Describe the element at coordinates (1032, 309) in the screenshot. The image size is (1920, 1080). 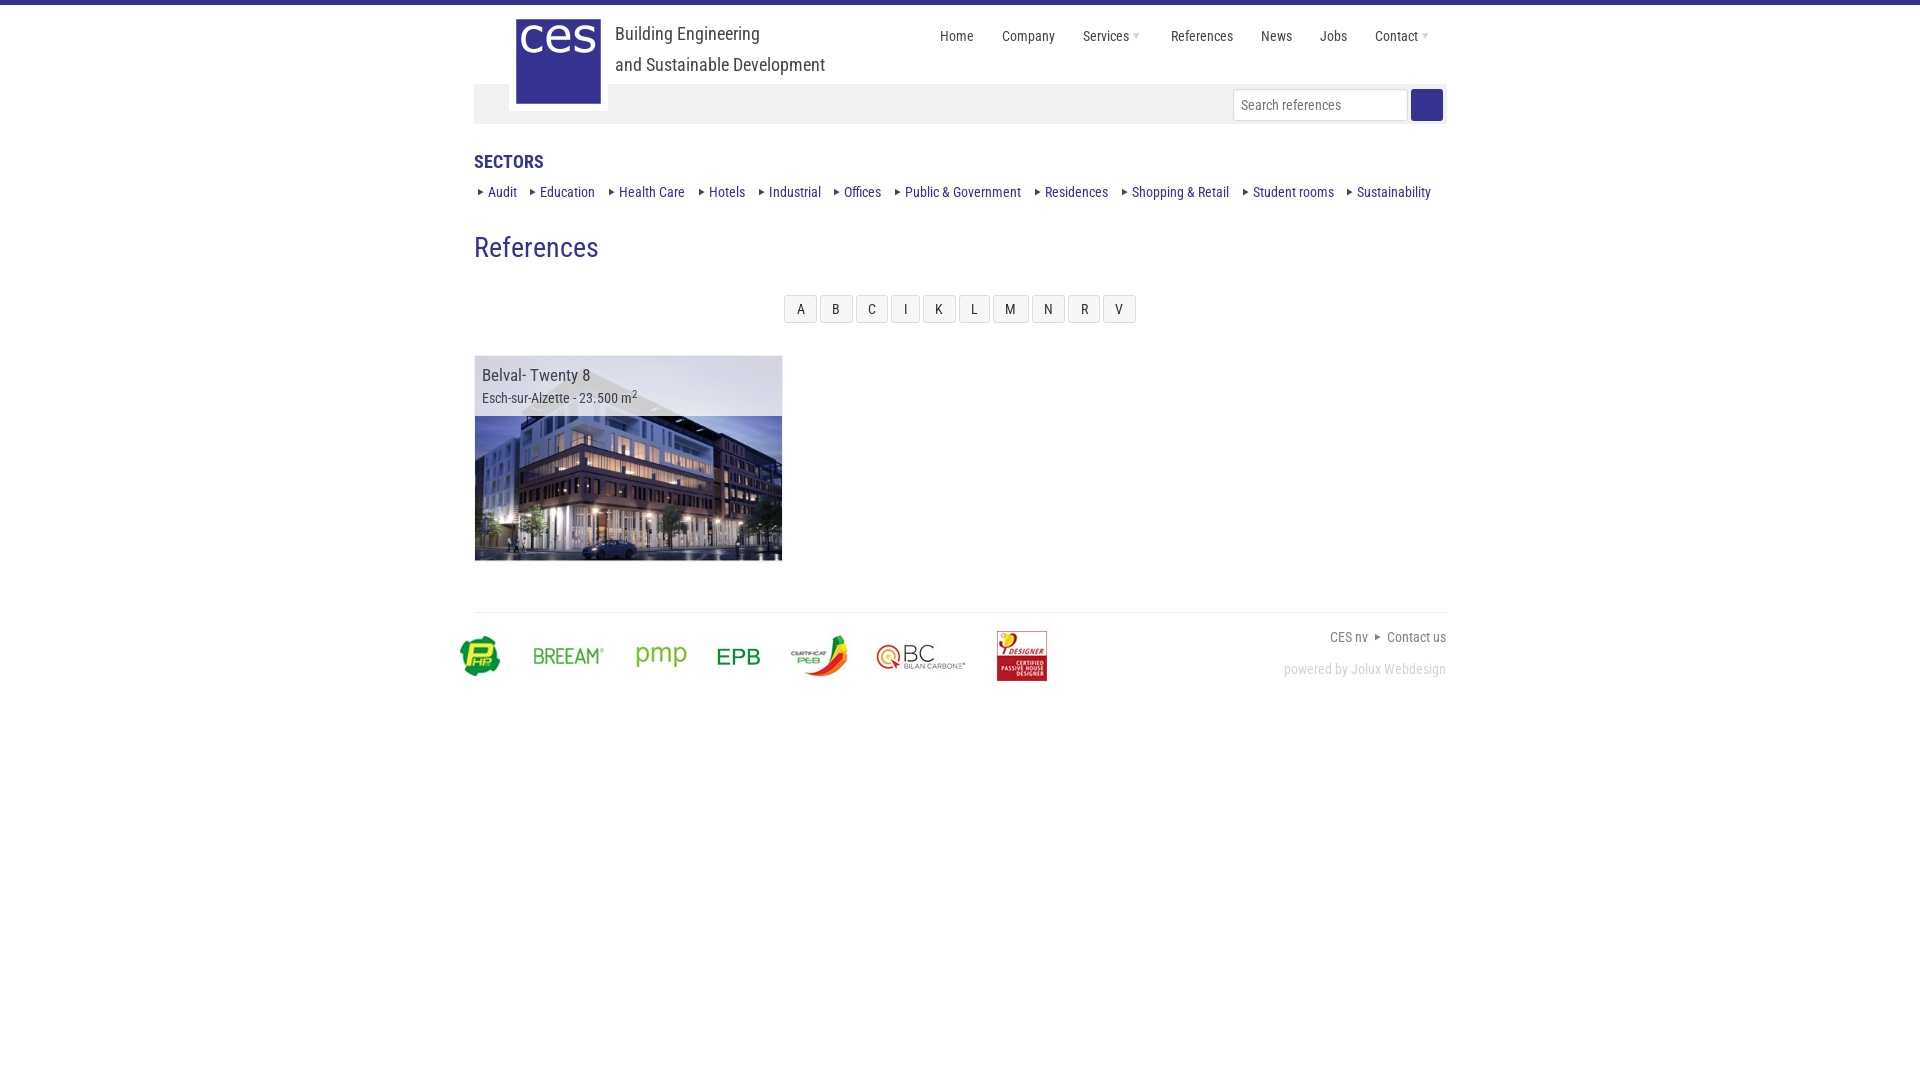
I see `'N'` at that location.